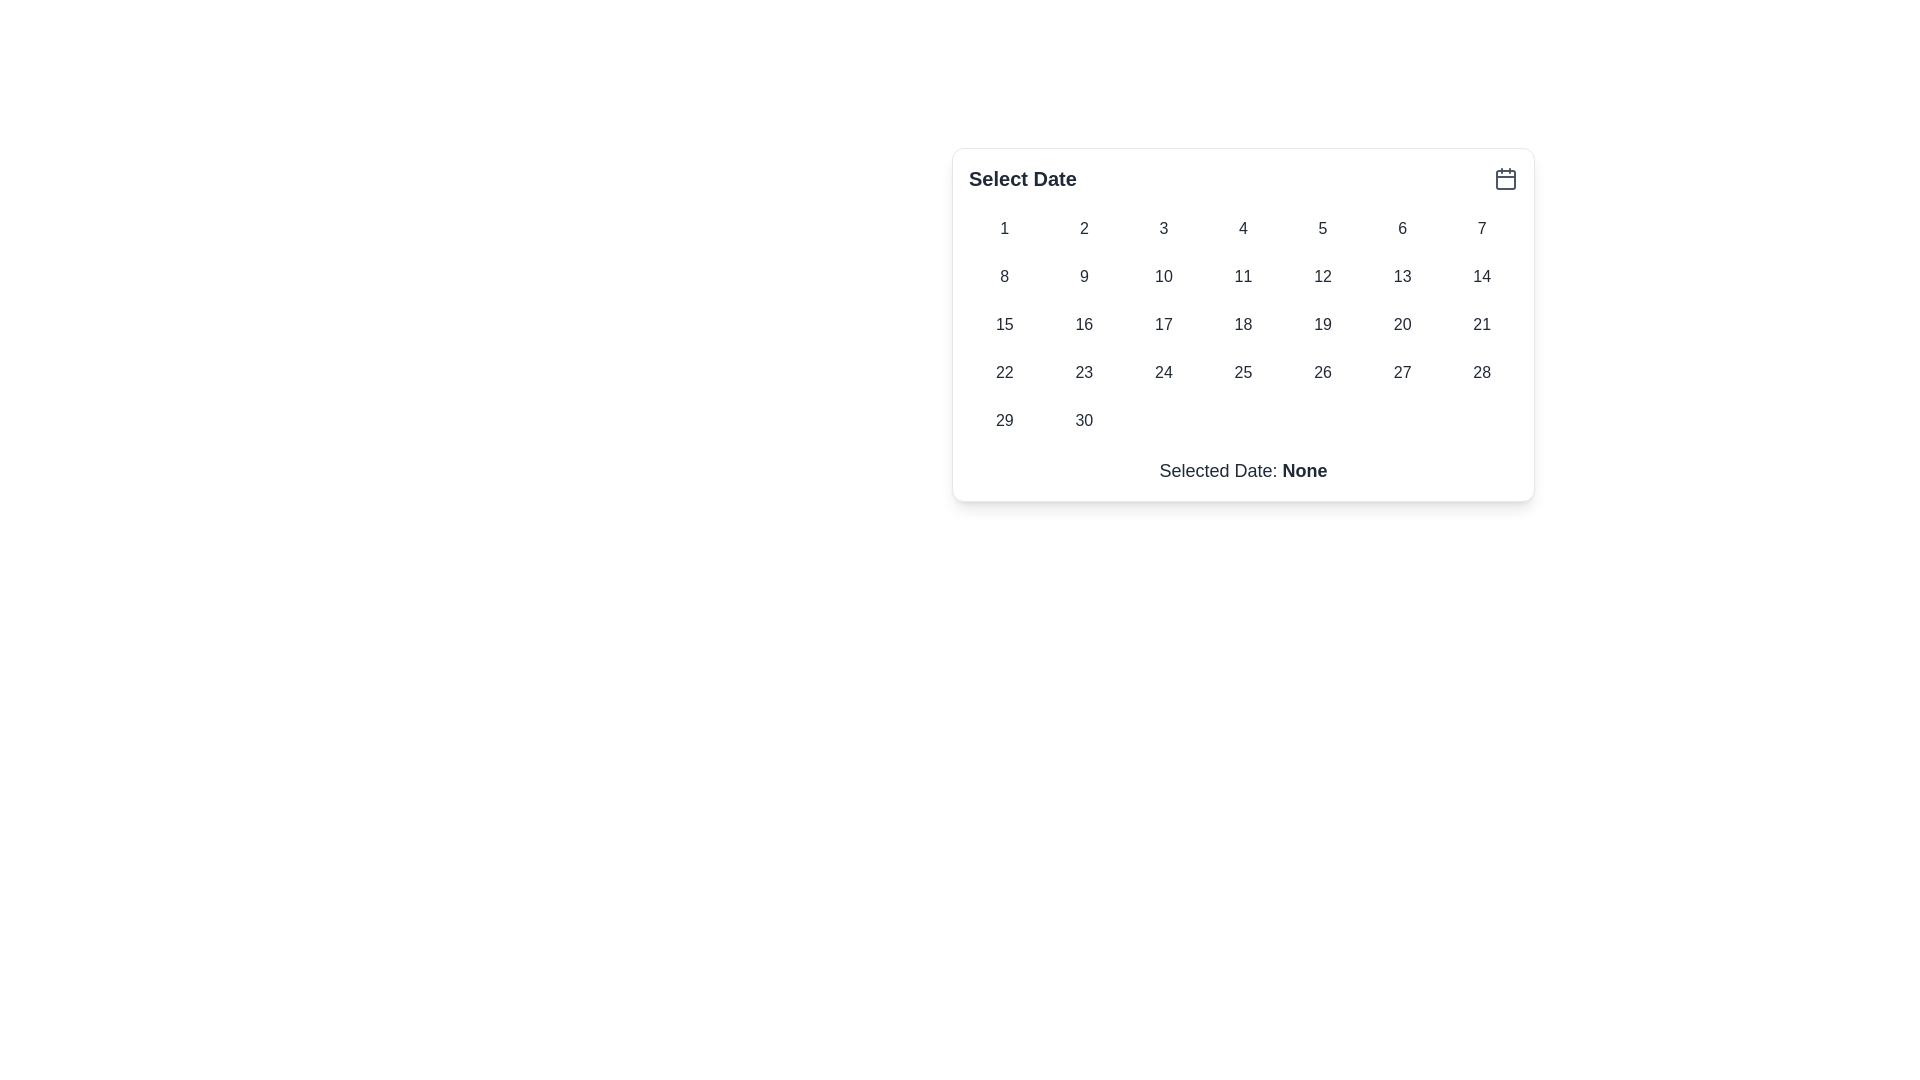  What do you see at coordinates (1163, 373) in the screenshot?
I see `the square tile button with a white background and the black numeral '24'` at bounding box center [1163, 373].